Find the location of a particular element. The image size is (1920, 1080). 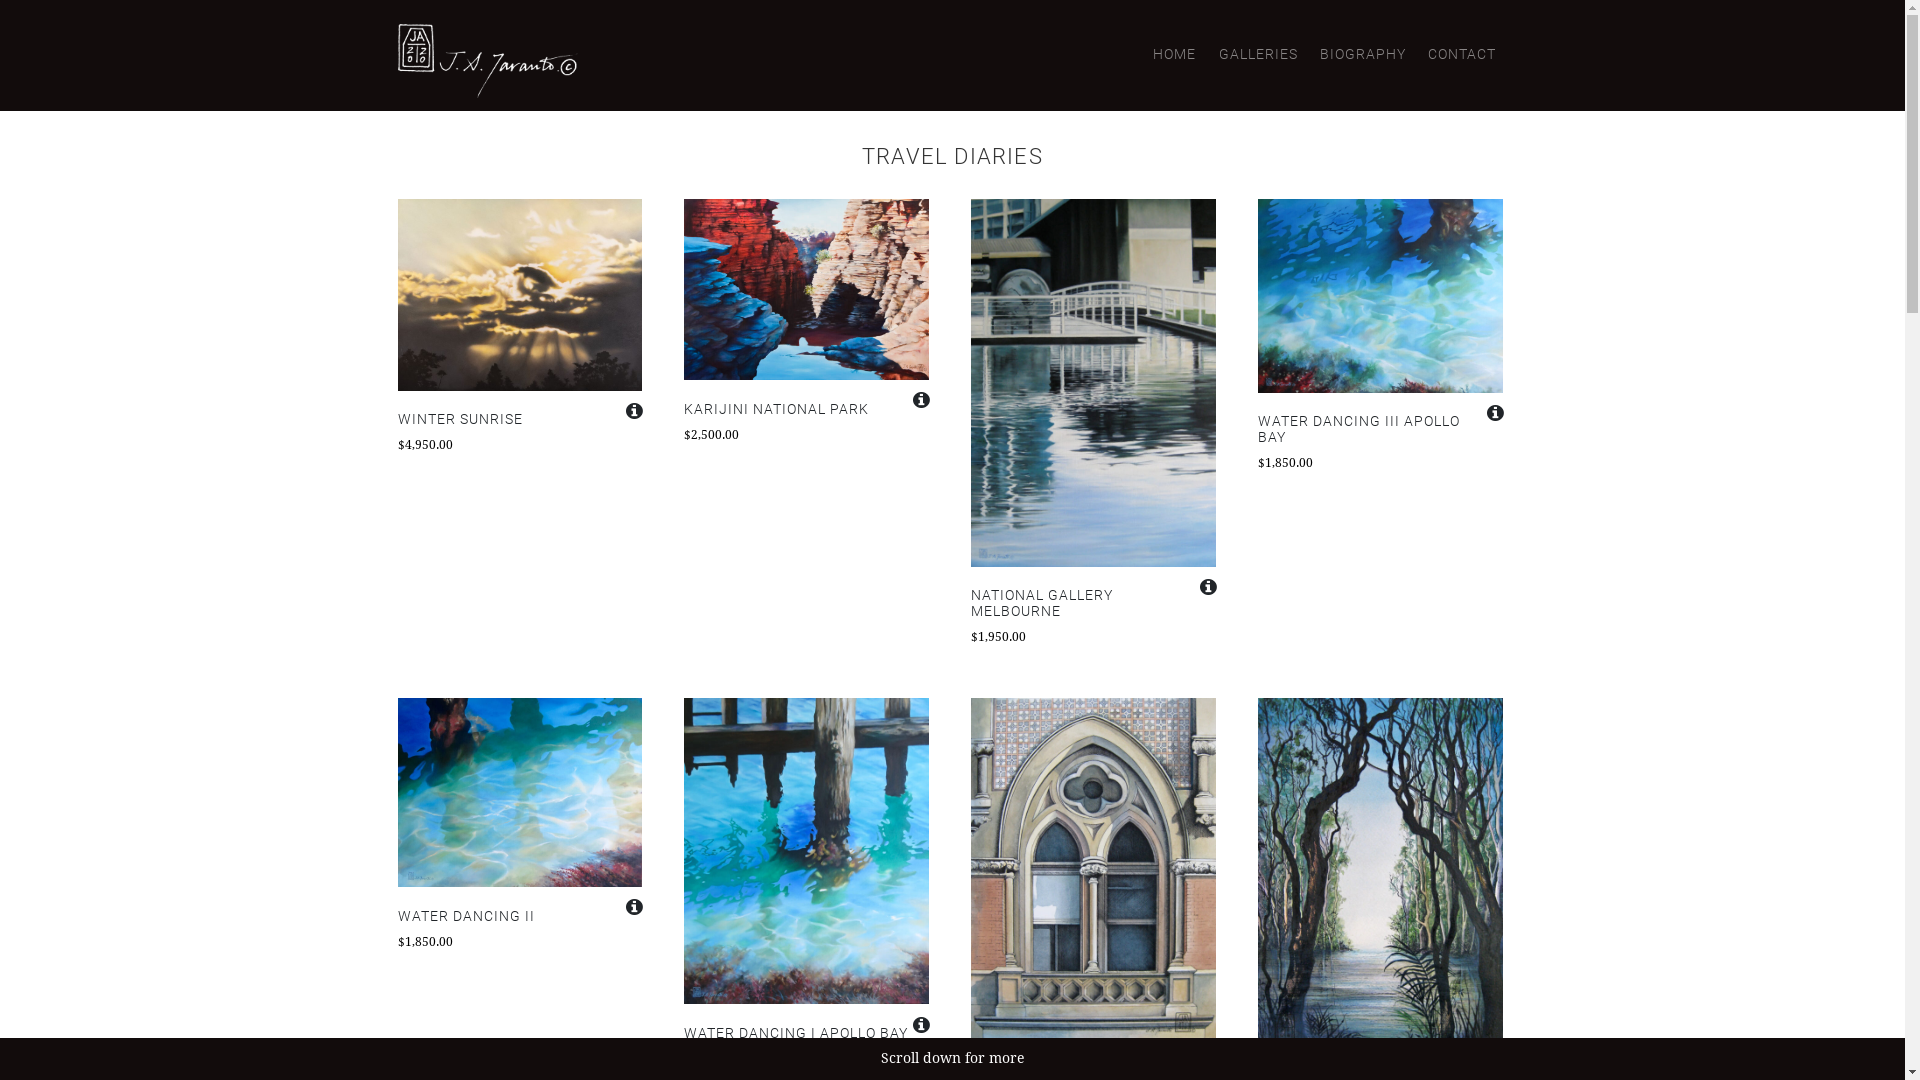

'HOME' is located at coordinates (1174, 53).